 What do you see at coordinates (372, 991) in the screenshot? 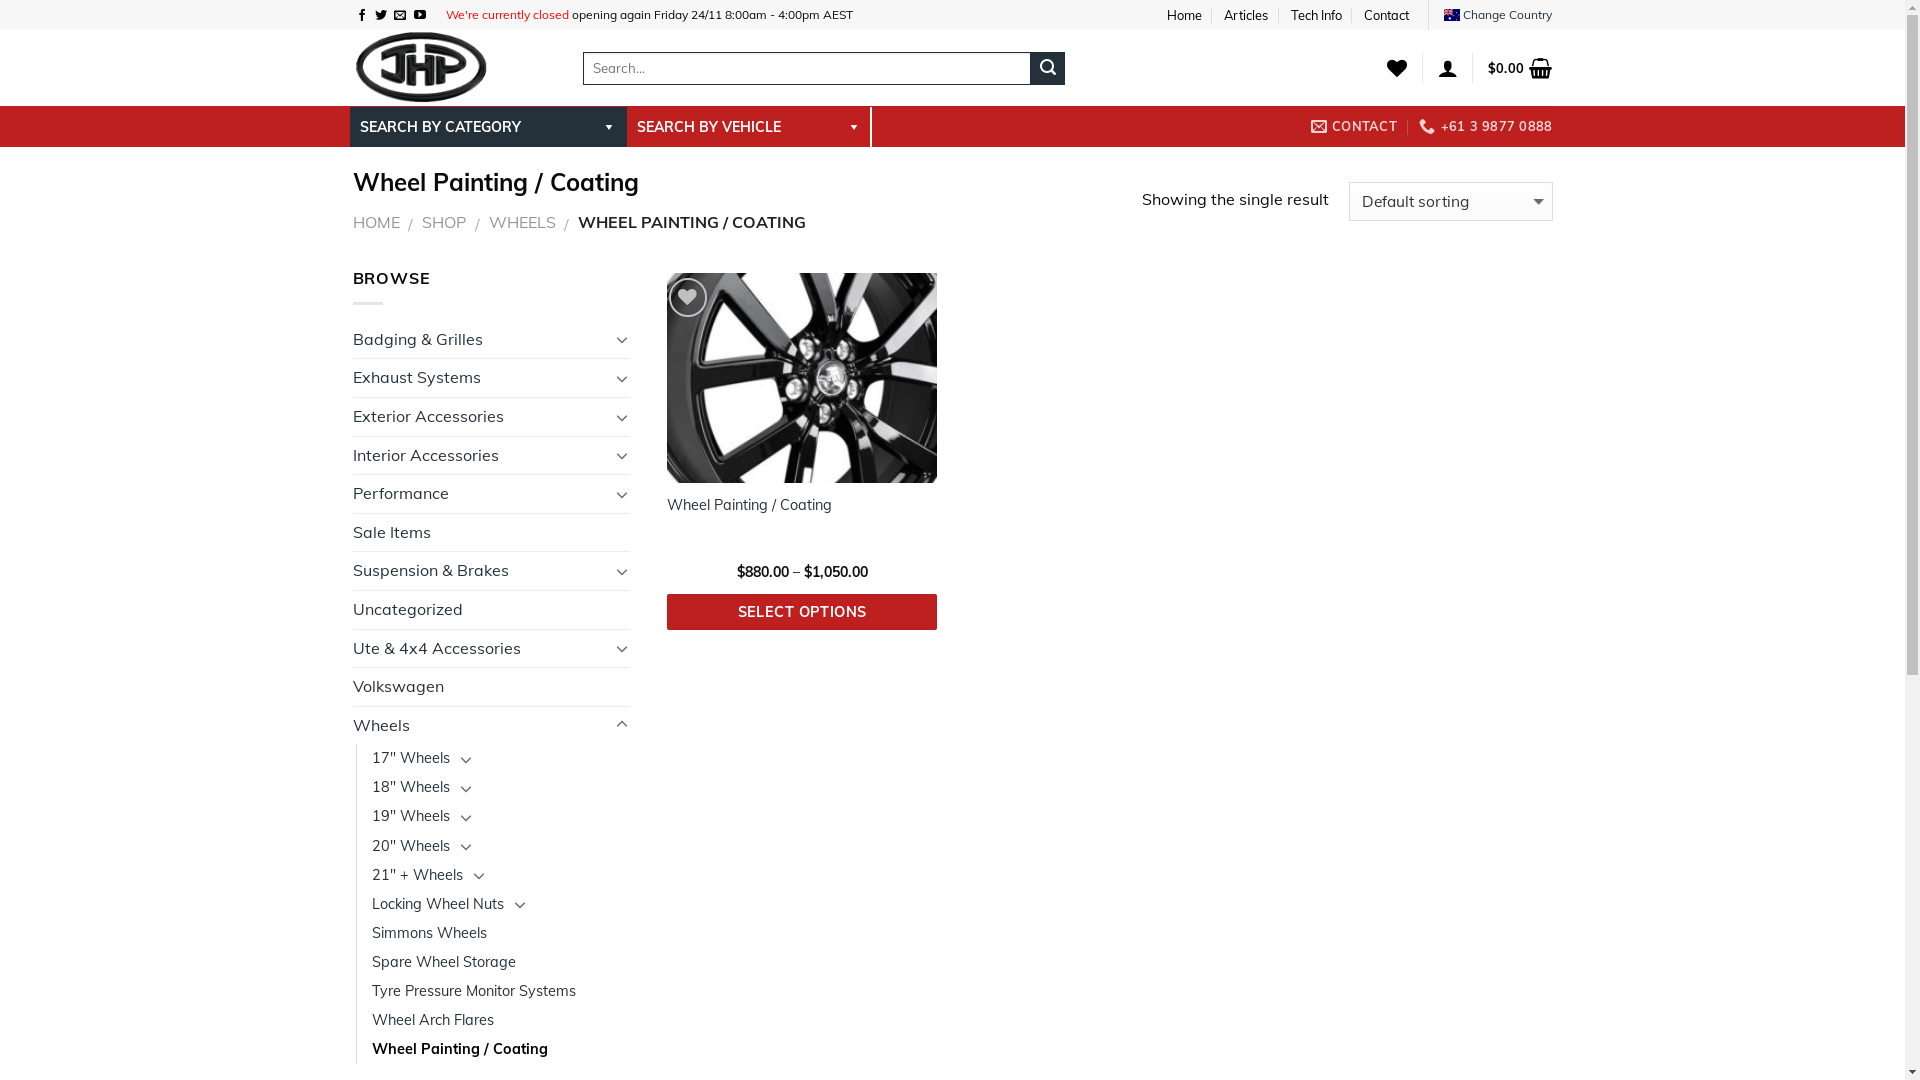
I see `'Tyre Pressure Monitor Systems'` at bounding box center [372, 991].